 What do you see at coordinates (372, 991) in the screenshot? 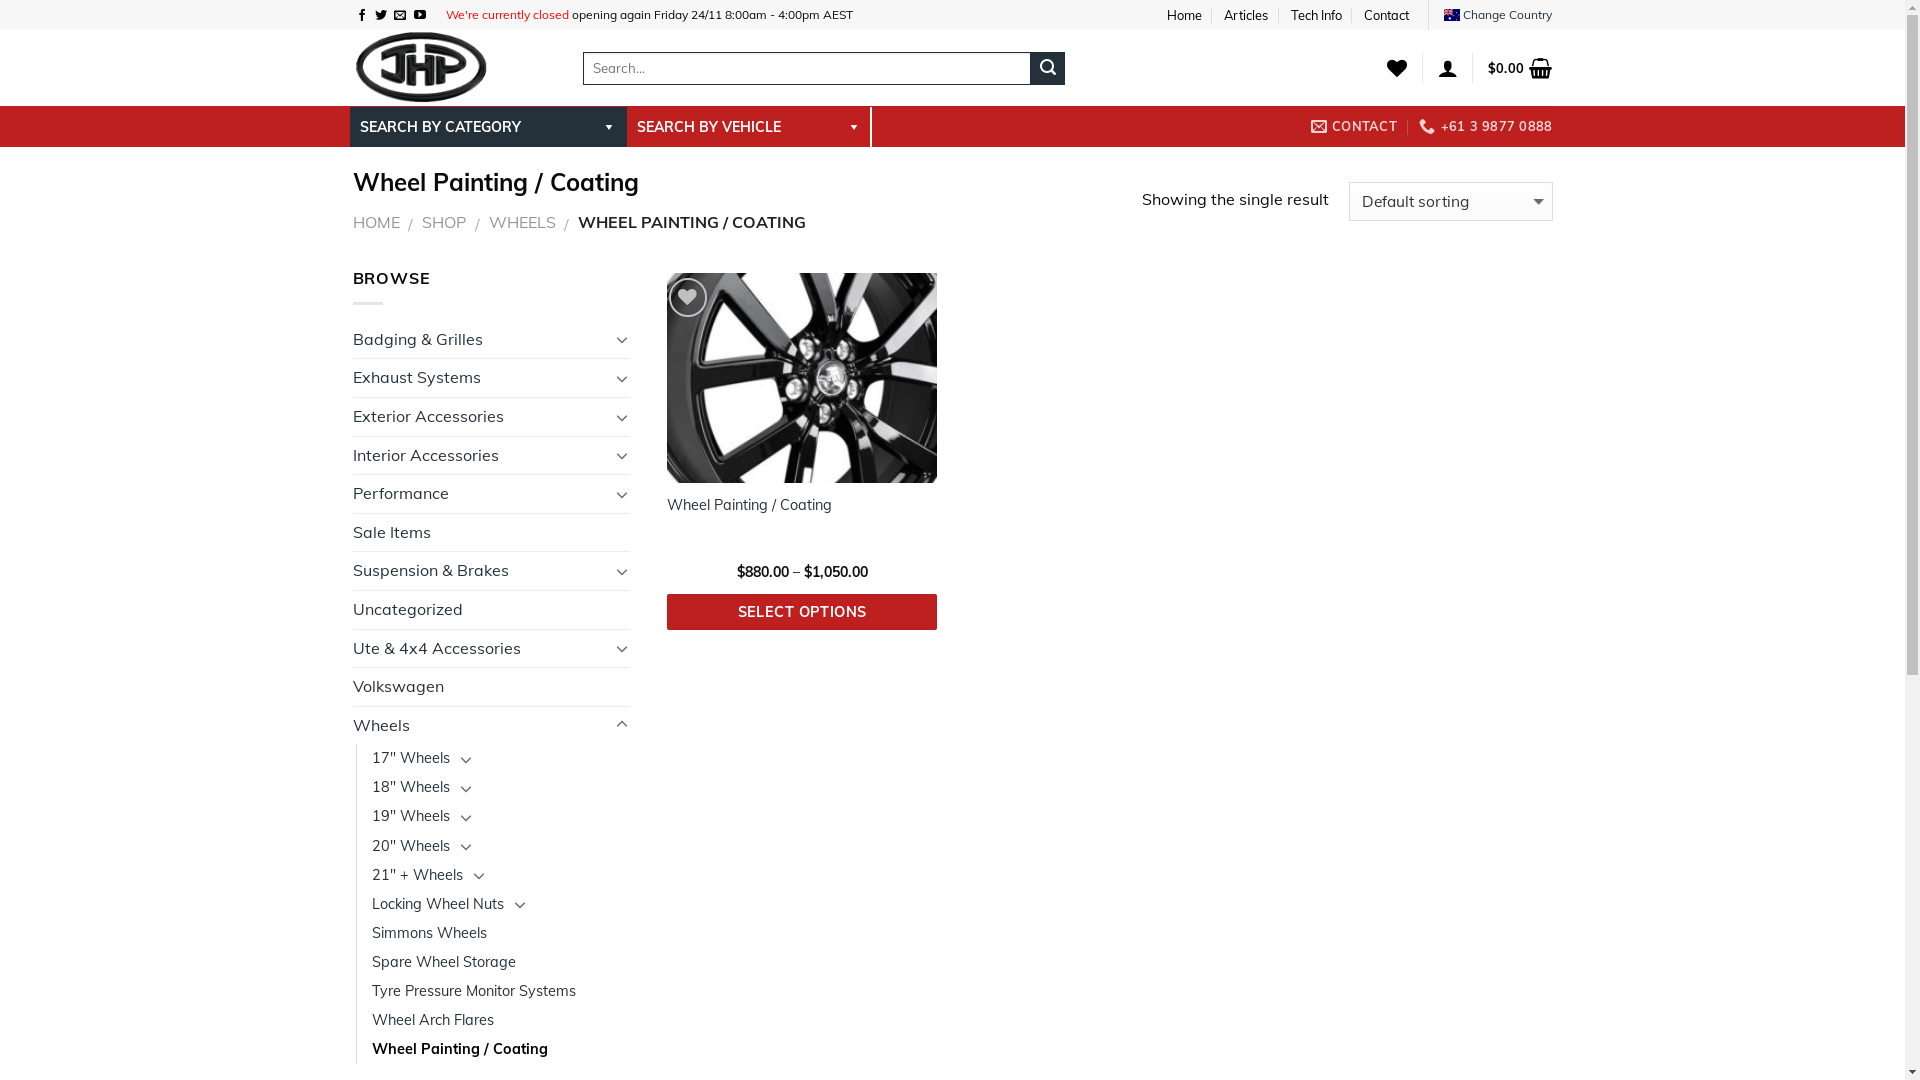
I see `'Tyre Pressure Monitor Systems'` at bounding box center [372, 991].